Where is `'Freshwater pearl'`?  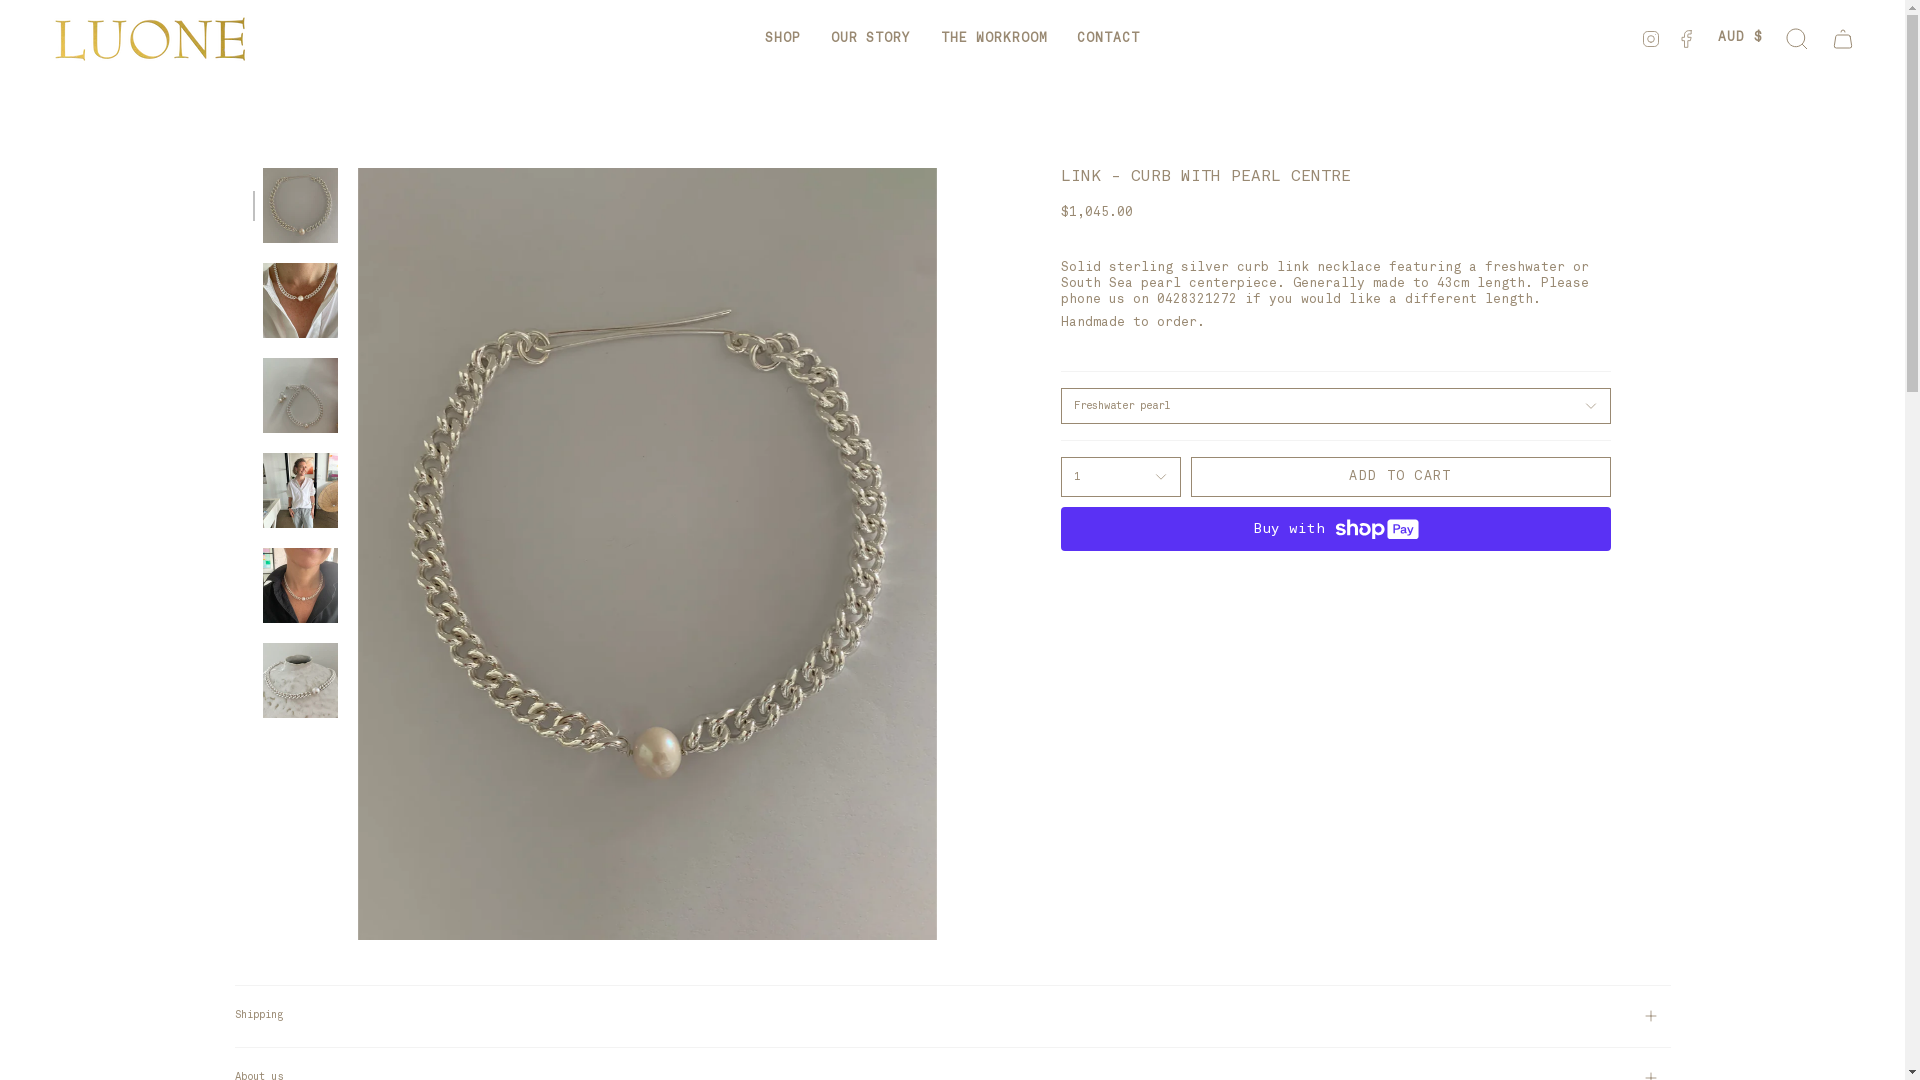 'Freshwater pearl' is located at coordinates (1334, 405).